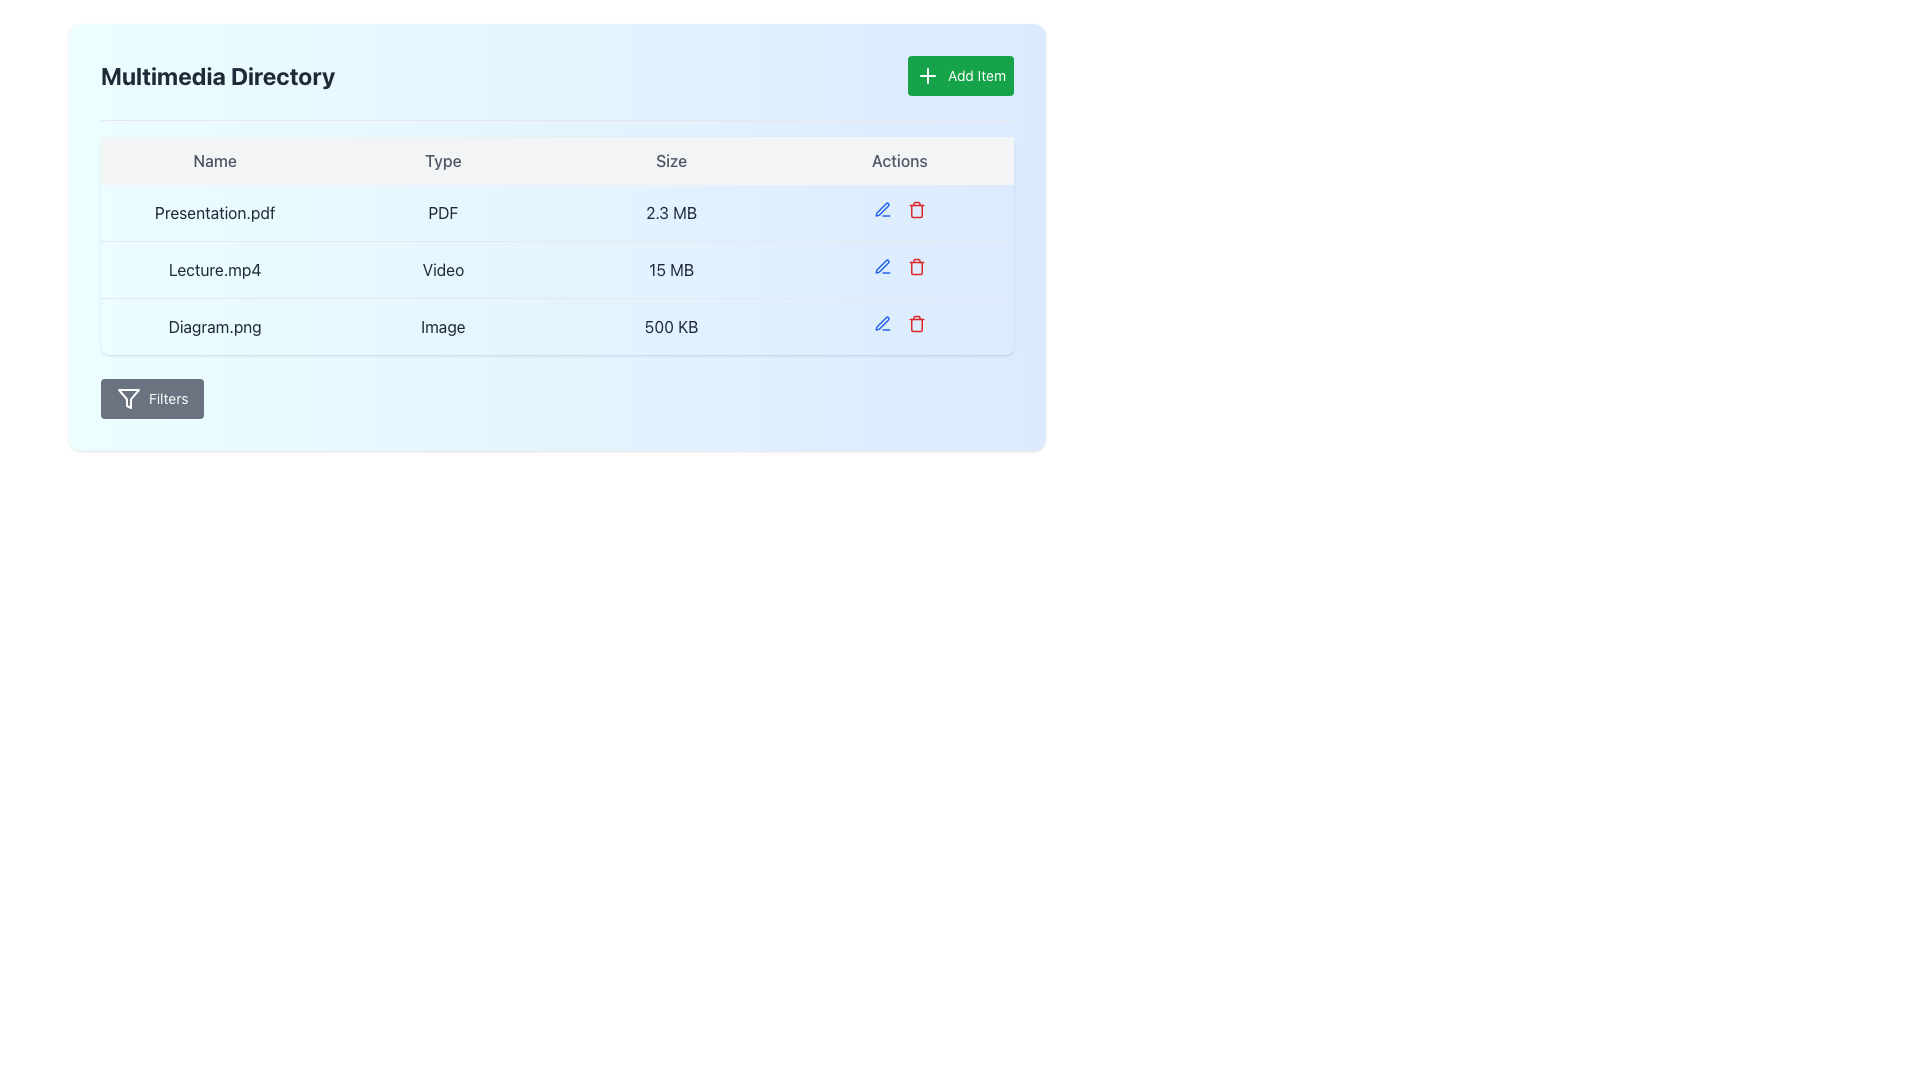 This screenshot has height=1080, width=1920. What do you see at coordinates (557, 270) in the screenshot?
I see `on the table row displaying information about the file 'Lecture.mp4'` at bounding box center [557, 270].